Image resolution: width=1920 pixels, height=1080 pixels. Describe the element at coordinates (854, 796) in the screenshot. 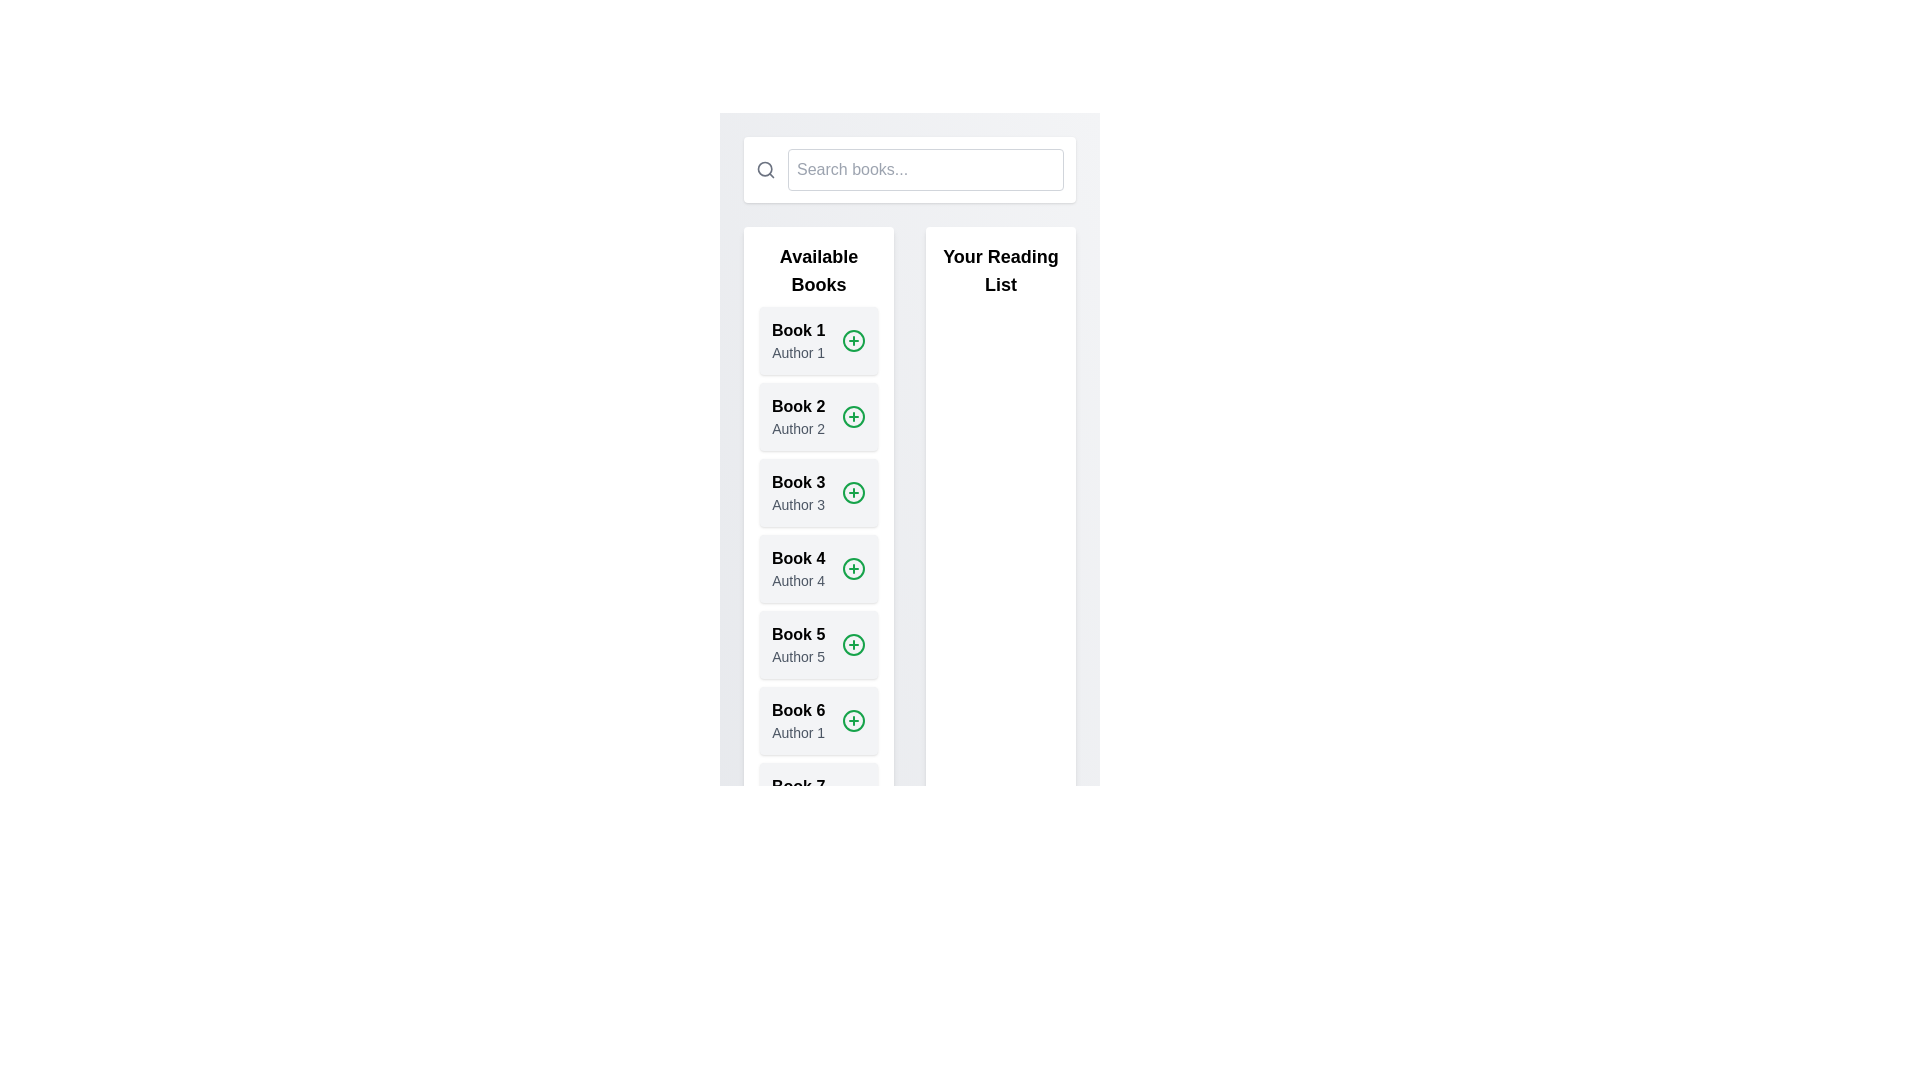

I see `the button` at that location.